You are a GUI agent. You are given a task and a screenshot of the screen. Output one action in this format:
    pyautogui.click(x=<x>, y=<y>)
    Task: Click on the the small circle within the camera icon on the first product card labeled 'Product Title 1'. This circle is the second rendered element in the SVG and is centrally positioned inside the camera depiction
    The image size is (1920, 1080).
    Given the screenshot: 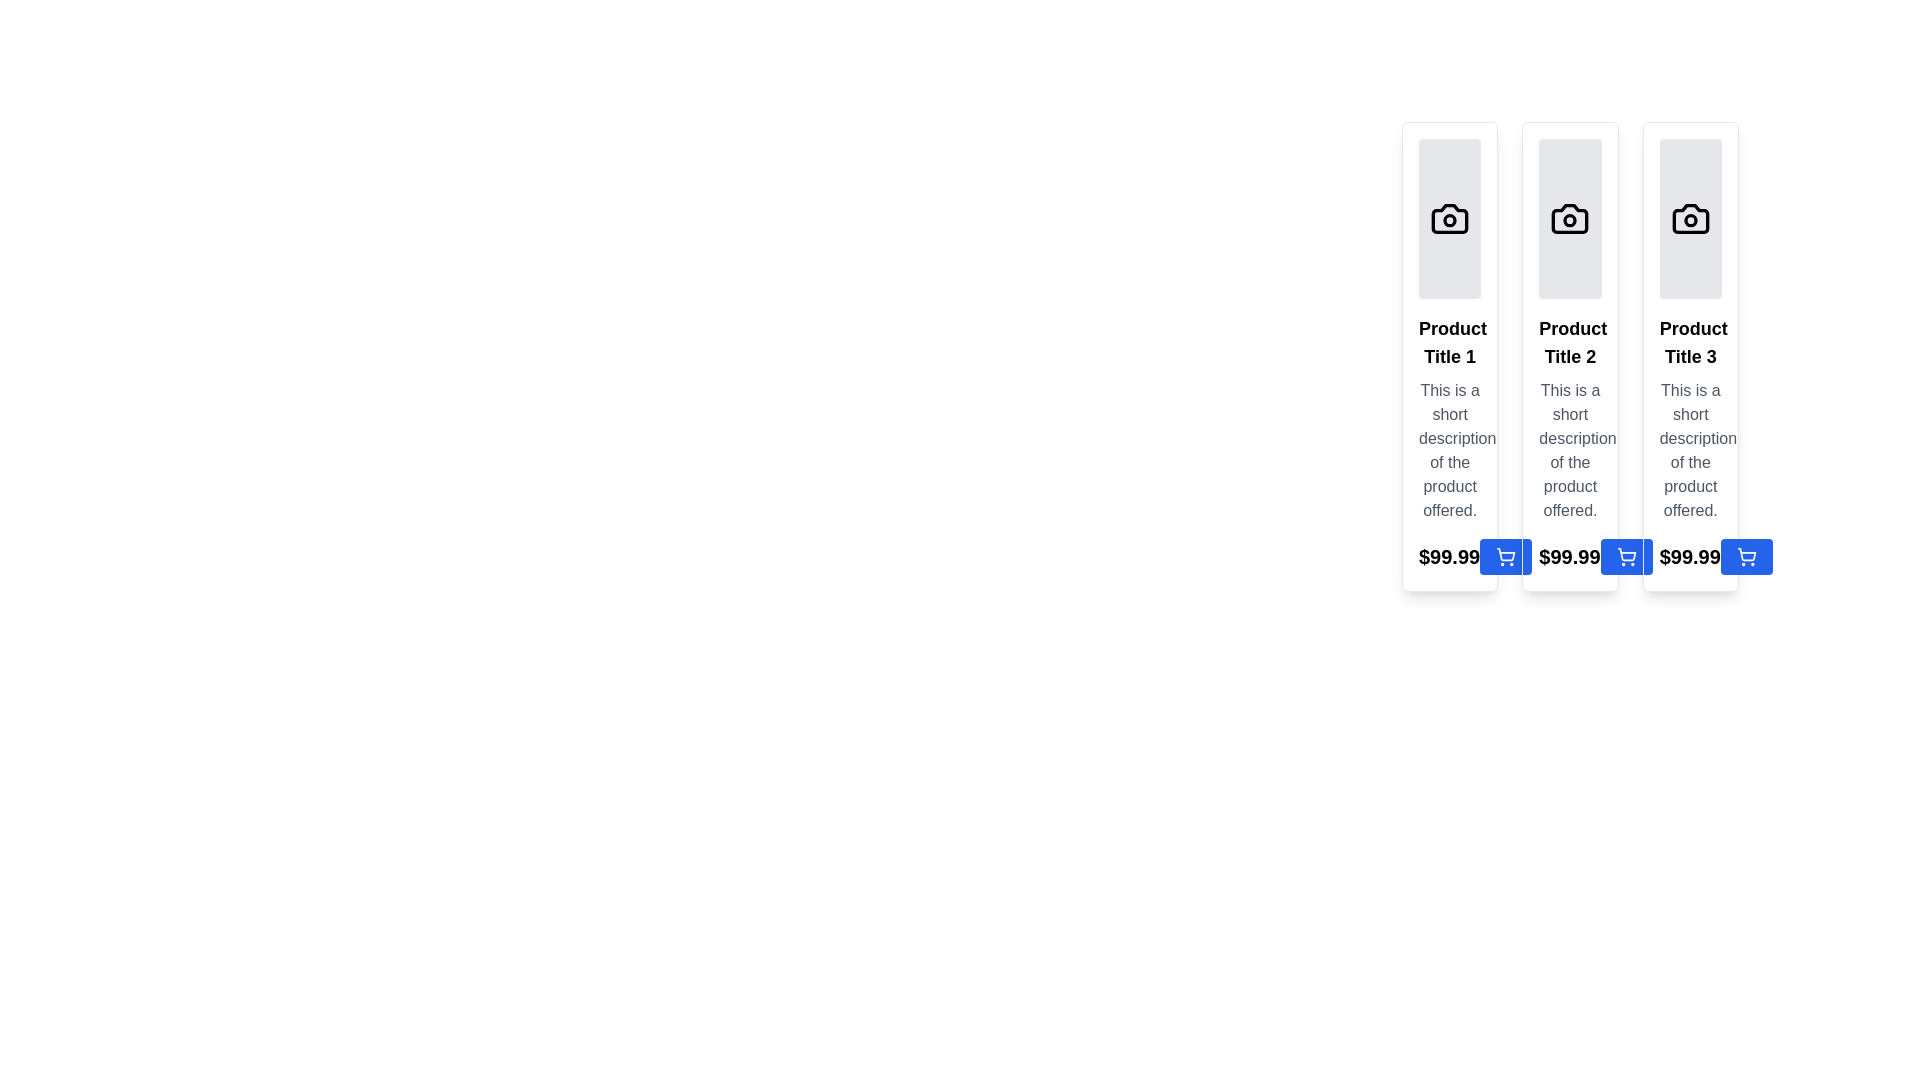 What is the action you would take?
    pyautogui.click(x=1450, y=220)
    